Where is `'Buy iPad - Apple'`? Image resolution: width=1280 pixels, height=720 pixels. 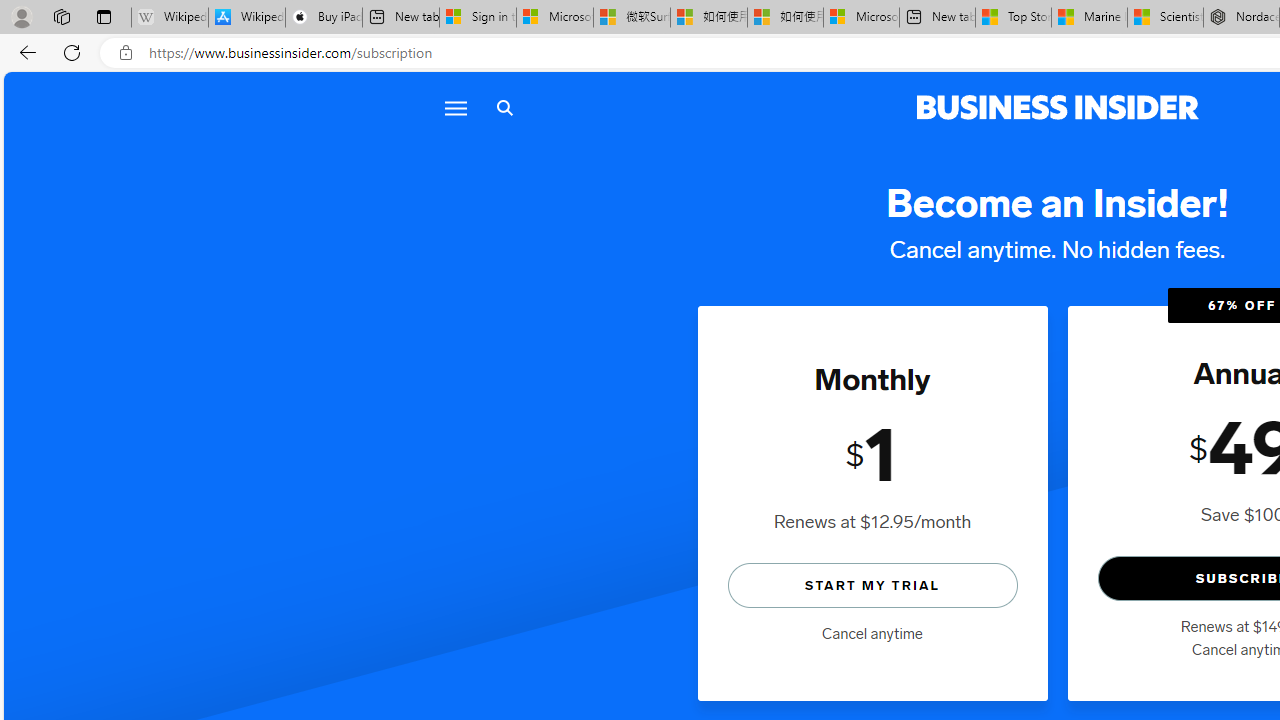 'Buy iPad - Apple' is located at coordinates (323, 17).